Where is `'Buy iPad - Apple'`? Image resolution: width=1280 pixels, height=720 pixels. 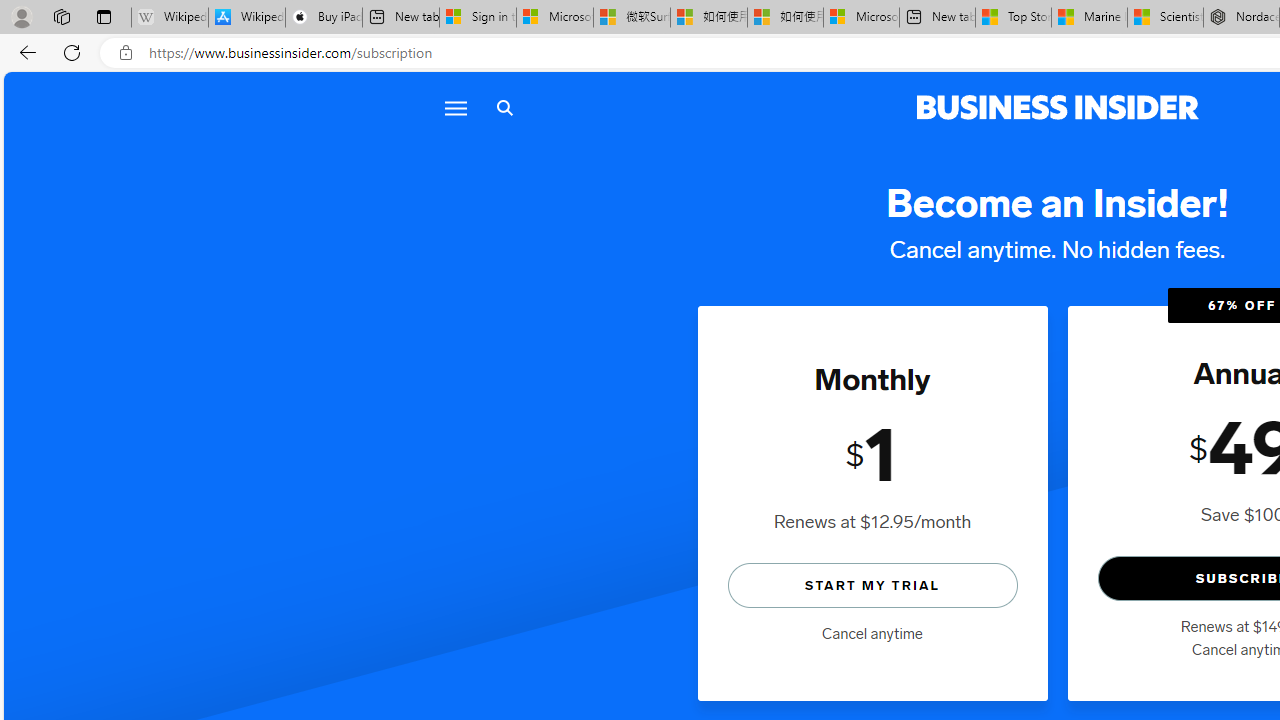 'Buy iPad - Apple' is located at coordinates (323, 17).